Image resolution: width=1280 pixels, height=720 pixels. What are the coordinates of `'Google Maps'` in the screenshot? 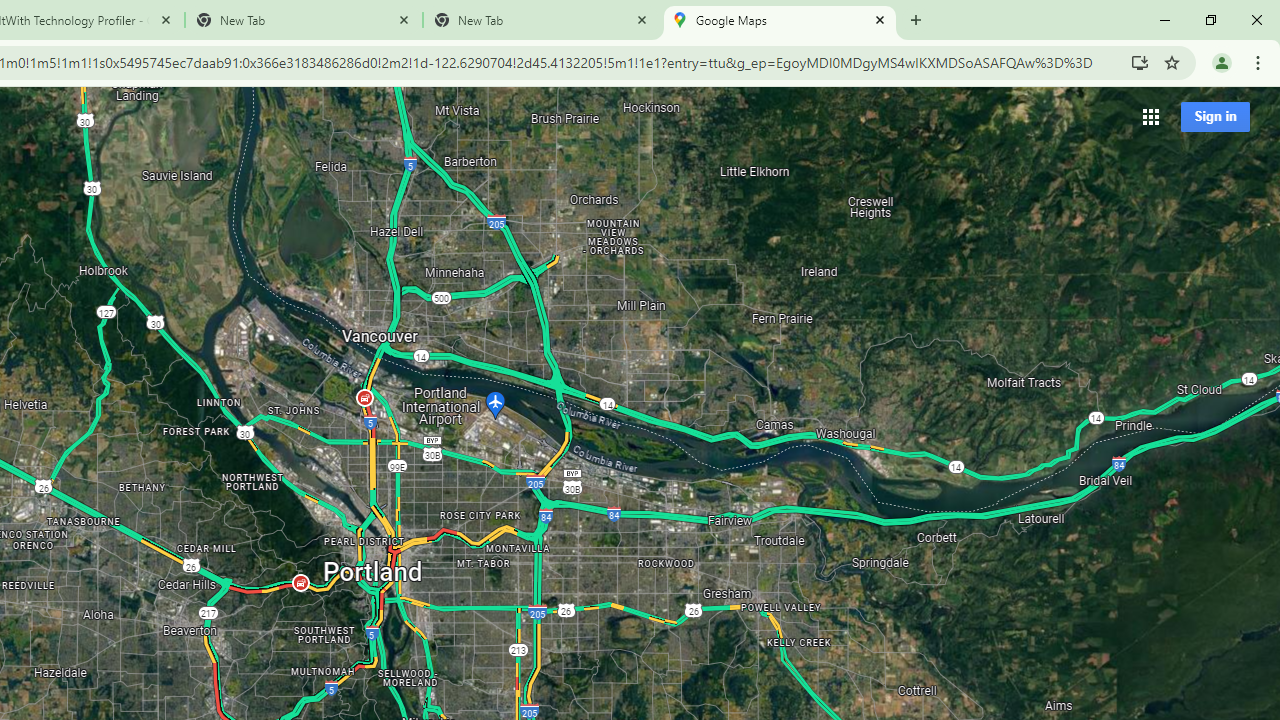 It's located at (778, 20).